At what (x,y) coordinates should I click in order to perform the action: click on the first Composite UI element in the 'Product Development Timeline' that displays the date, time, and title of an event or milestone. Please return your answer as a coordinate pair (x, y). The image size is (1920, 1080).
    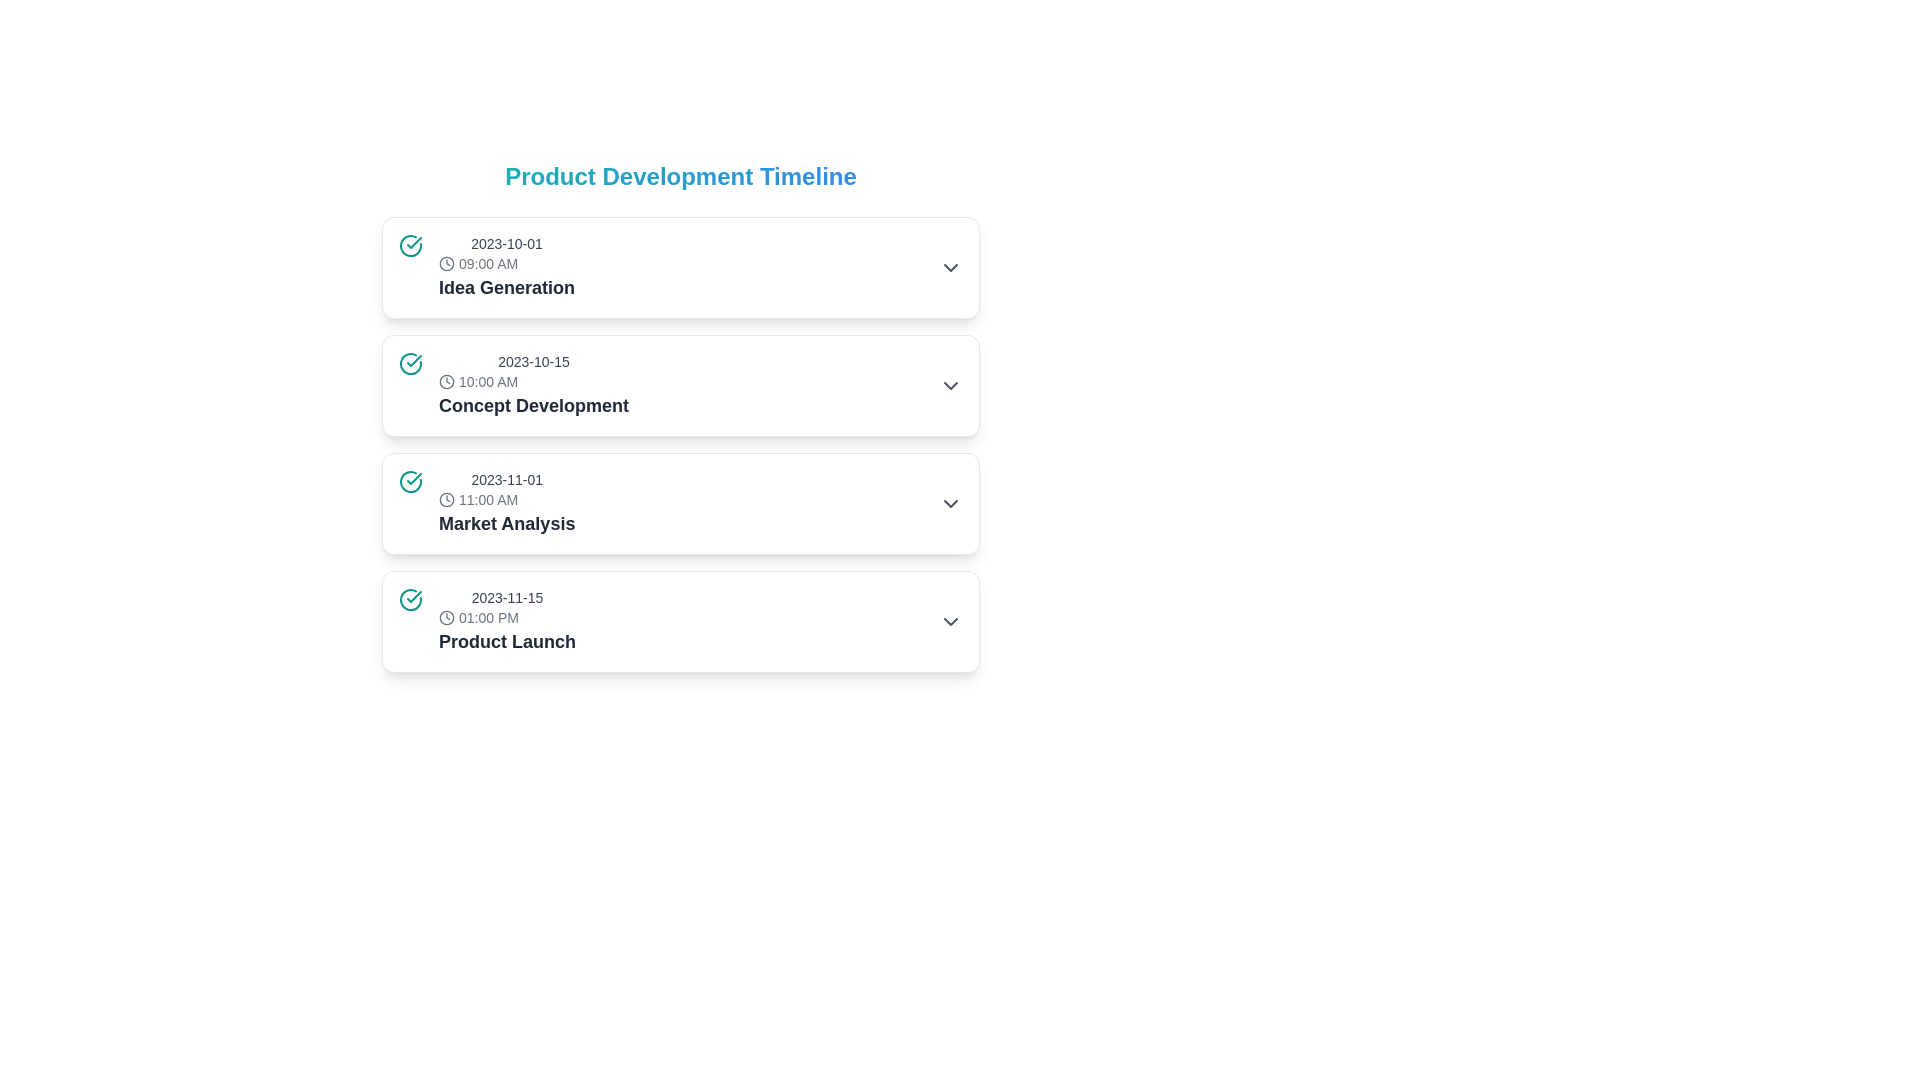
    Looking at the image, I should click on (507, 266).